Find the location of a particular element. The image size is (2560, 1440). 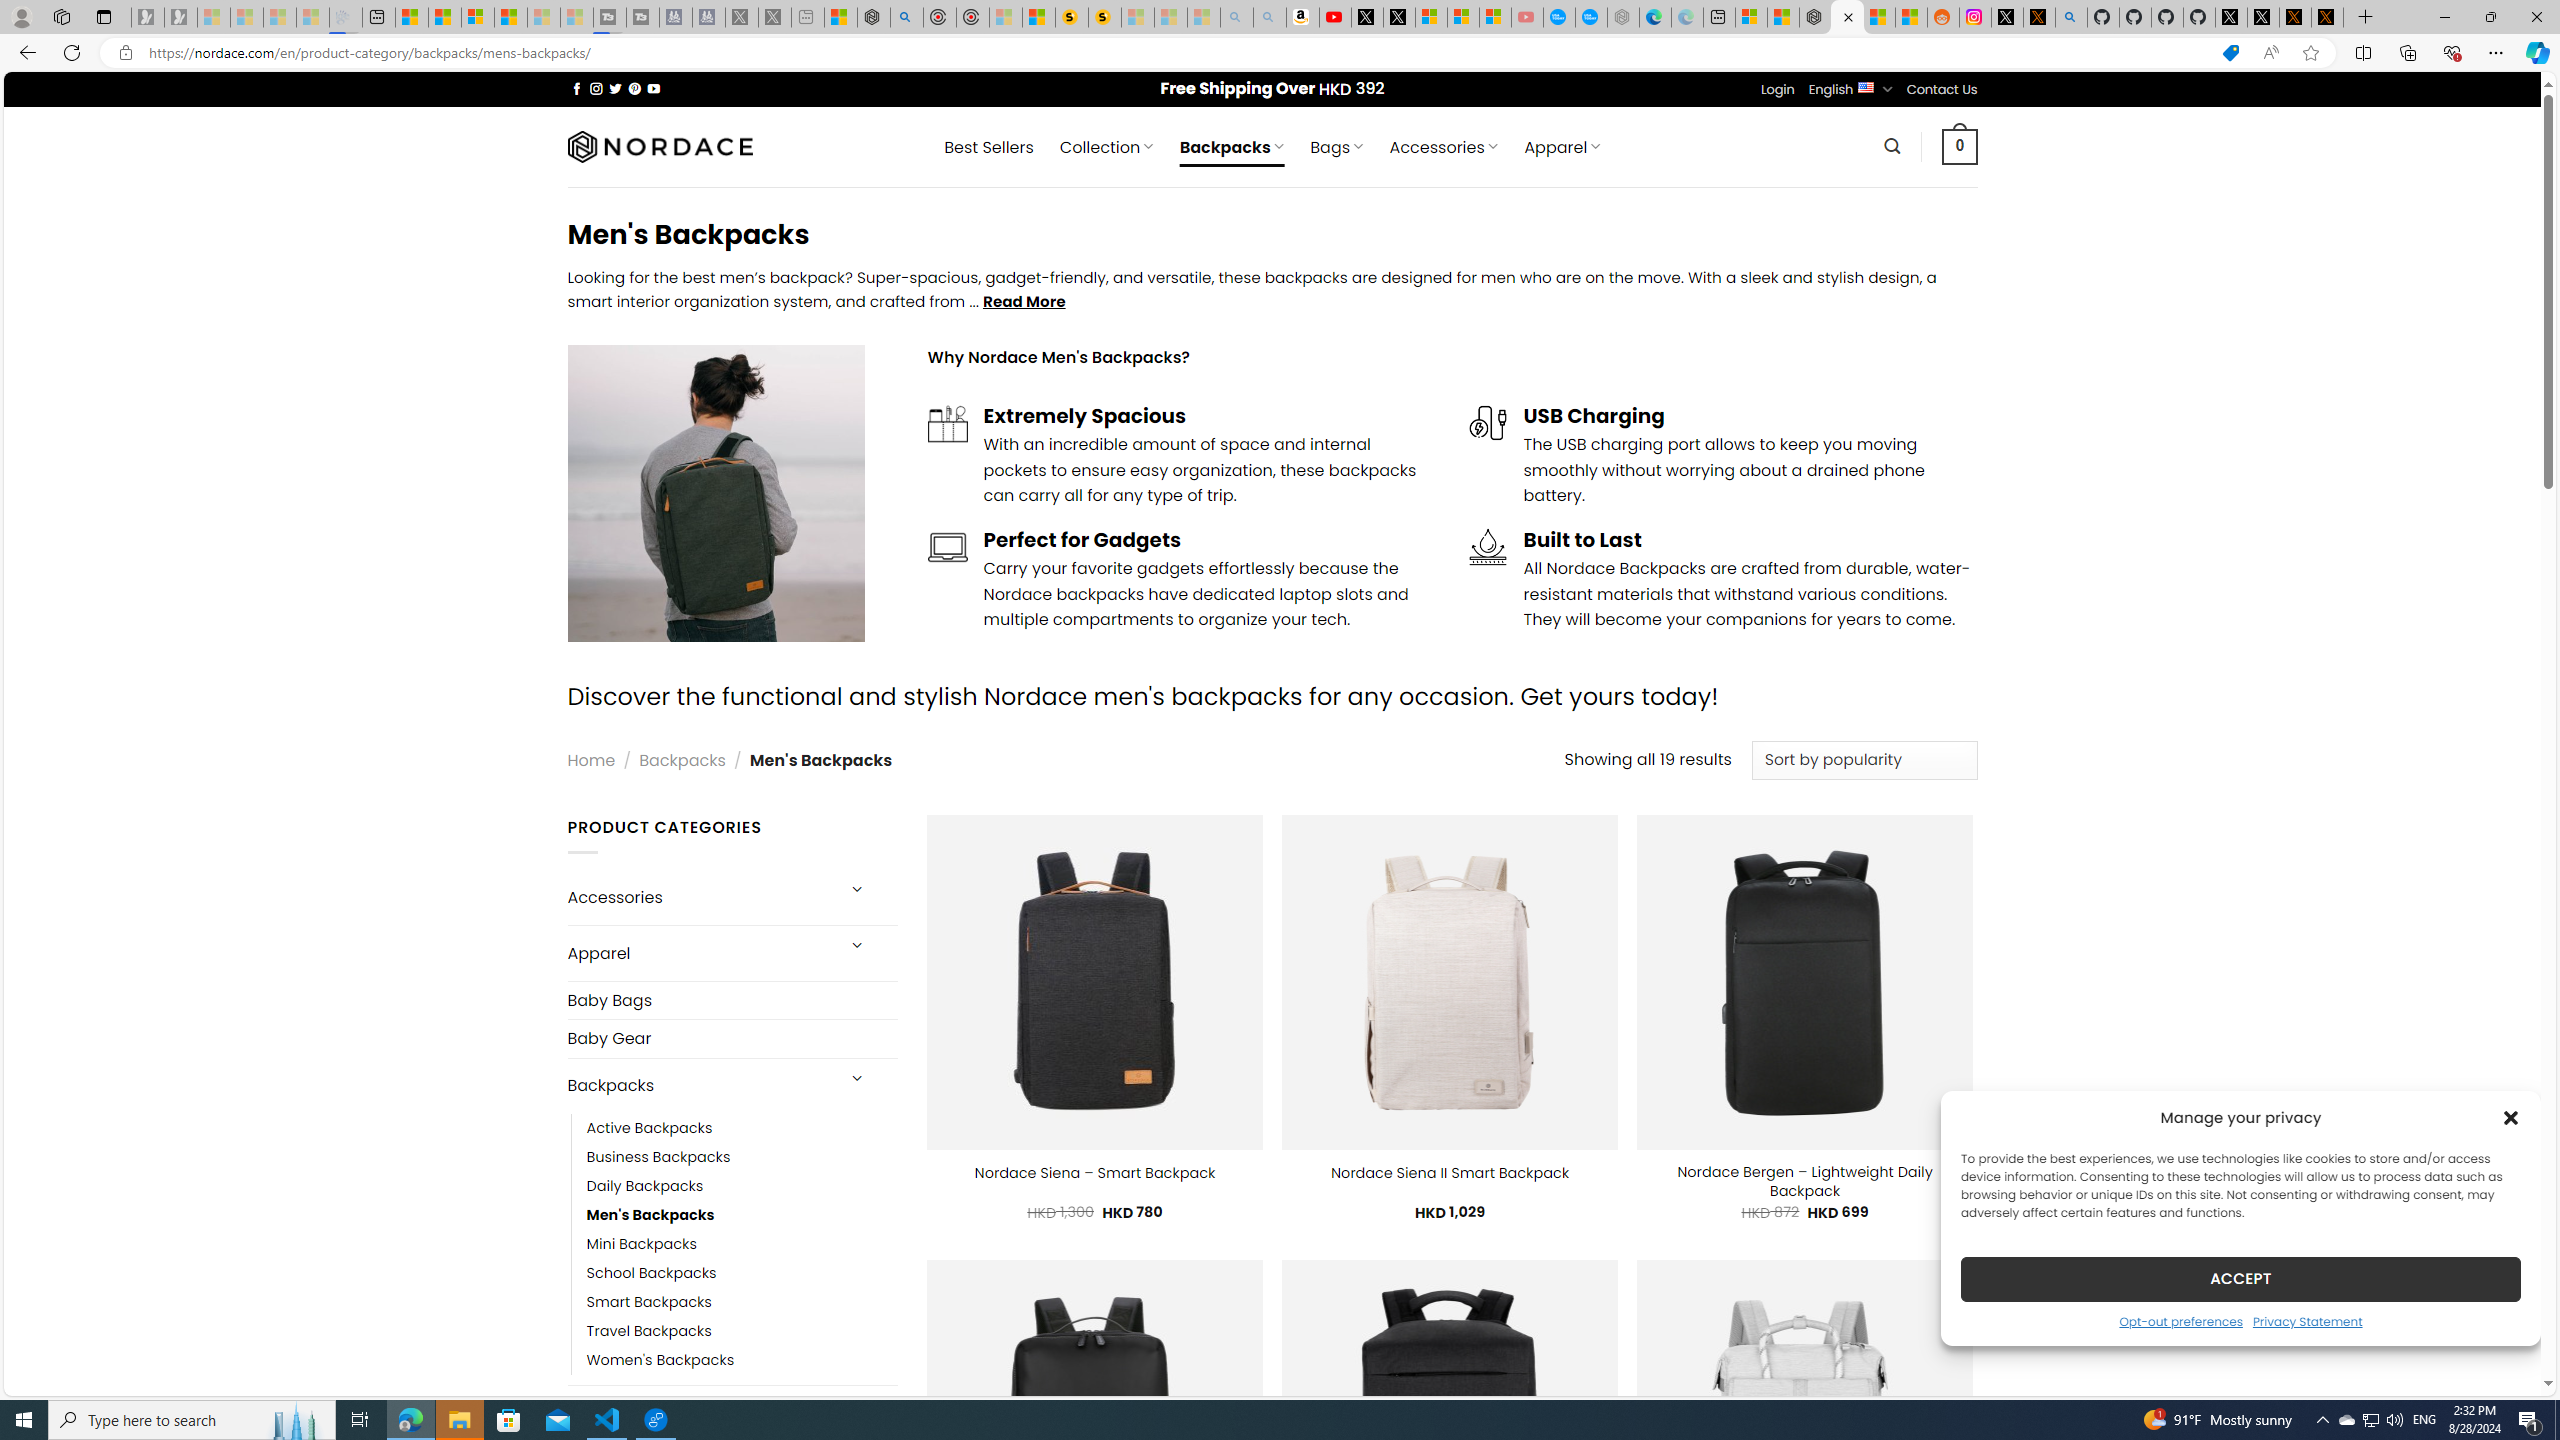

'Read More' is located at coordinates (1023, 300).